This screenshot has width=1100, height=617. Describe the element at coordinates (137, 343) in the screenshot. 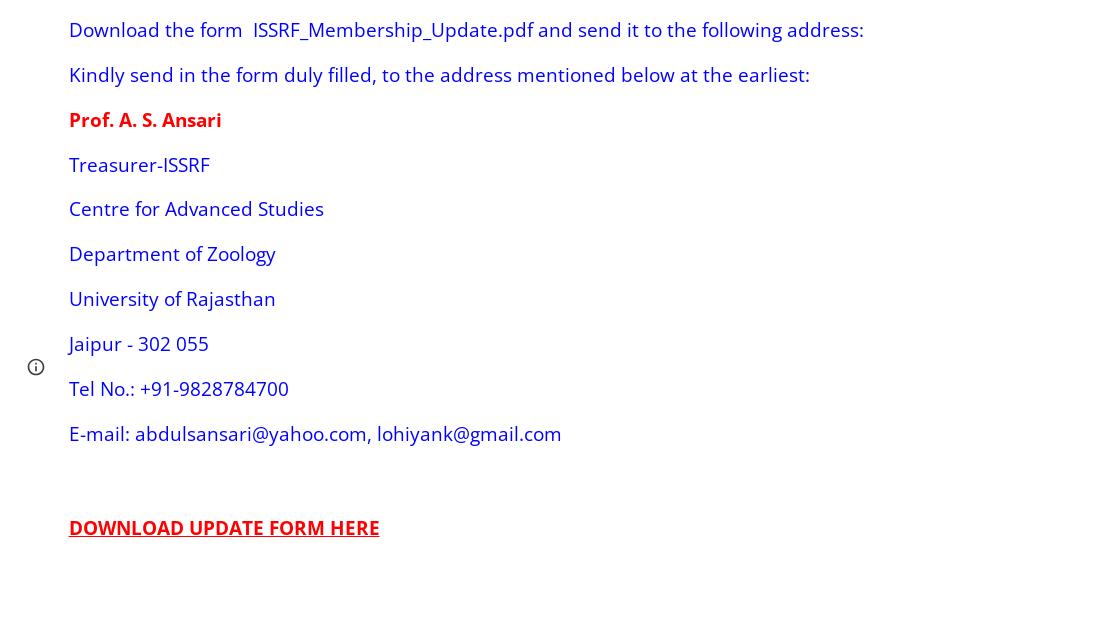

I see `'Jaipur - 302 055'` at that location.